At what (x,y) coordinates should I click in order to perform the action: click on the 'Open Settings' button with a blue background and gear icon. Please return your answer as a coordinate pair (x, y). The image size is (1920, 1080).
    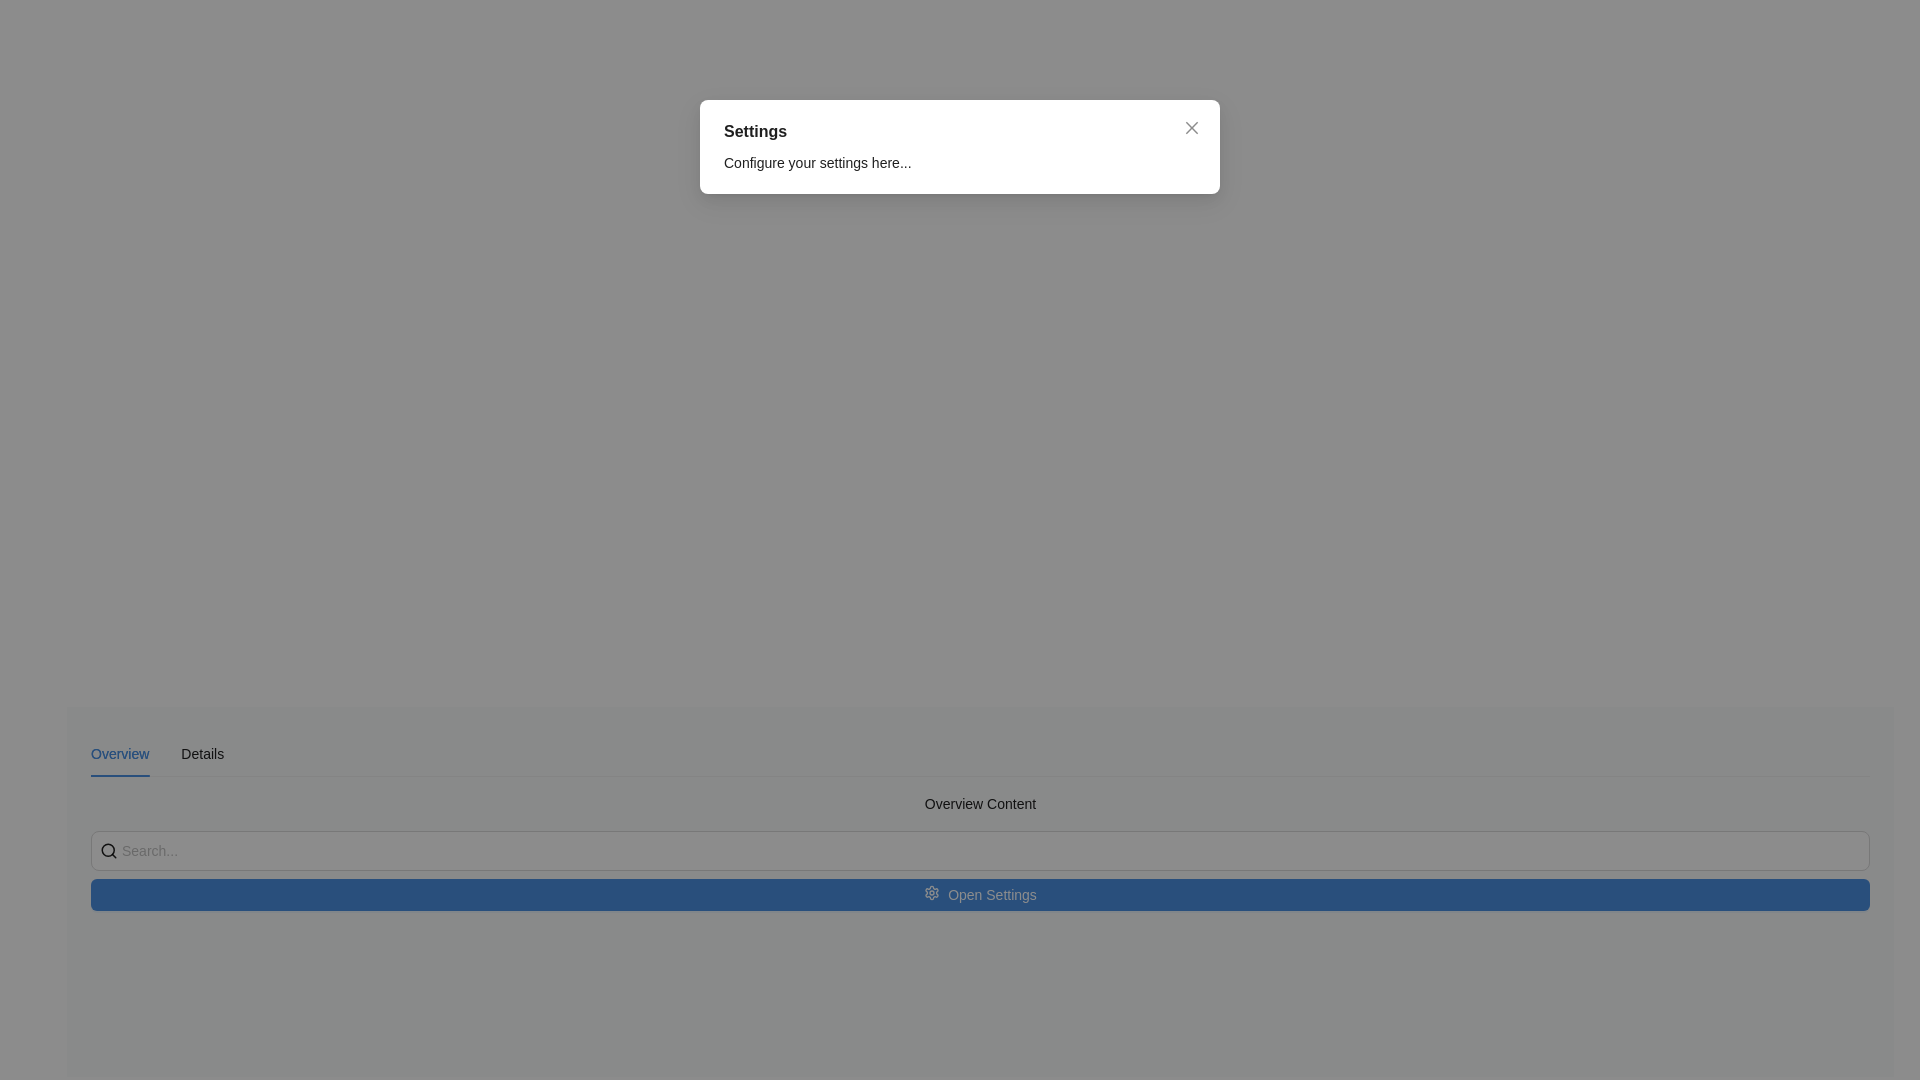
    Looking at the image, I should click on (980, 893).